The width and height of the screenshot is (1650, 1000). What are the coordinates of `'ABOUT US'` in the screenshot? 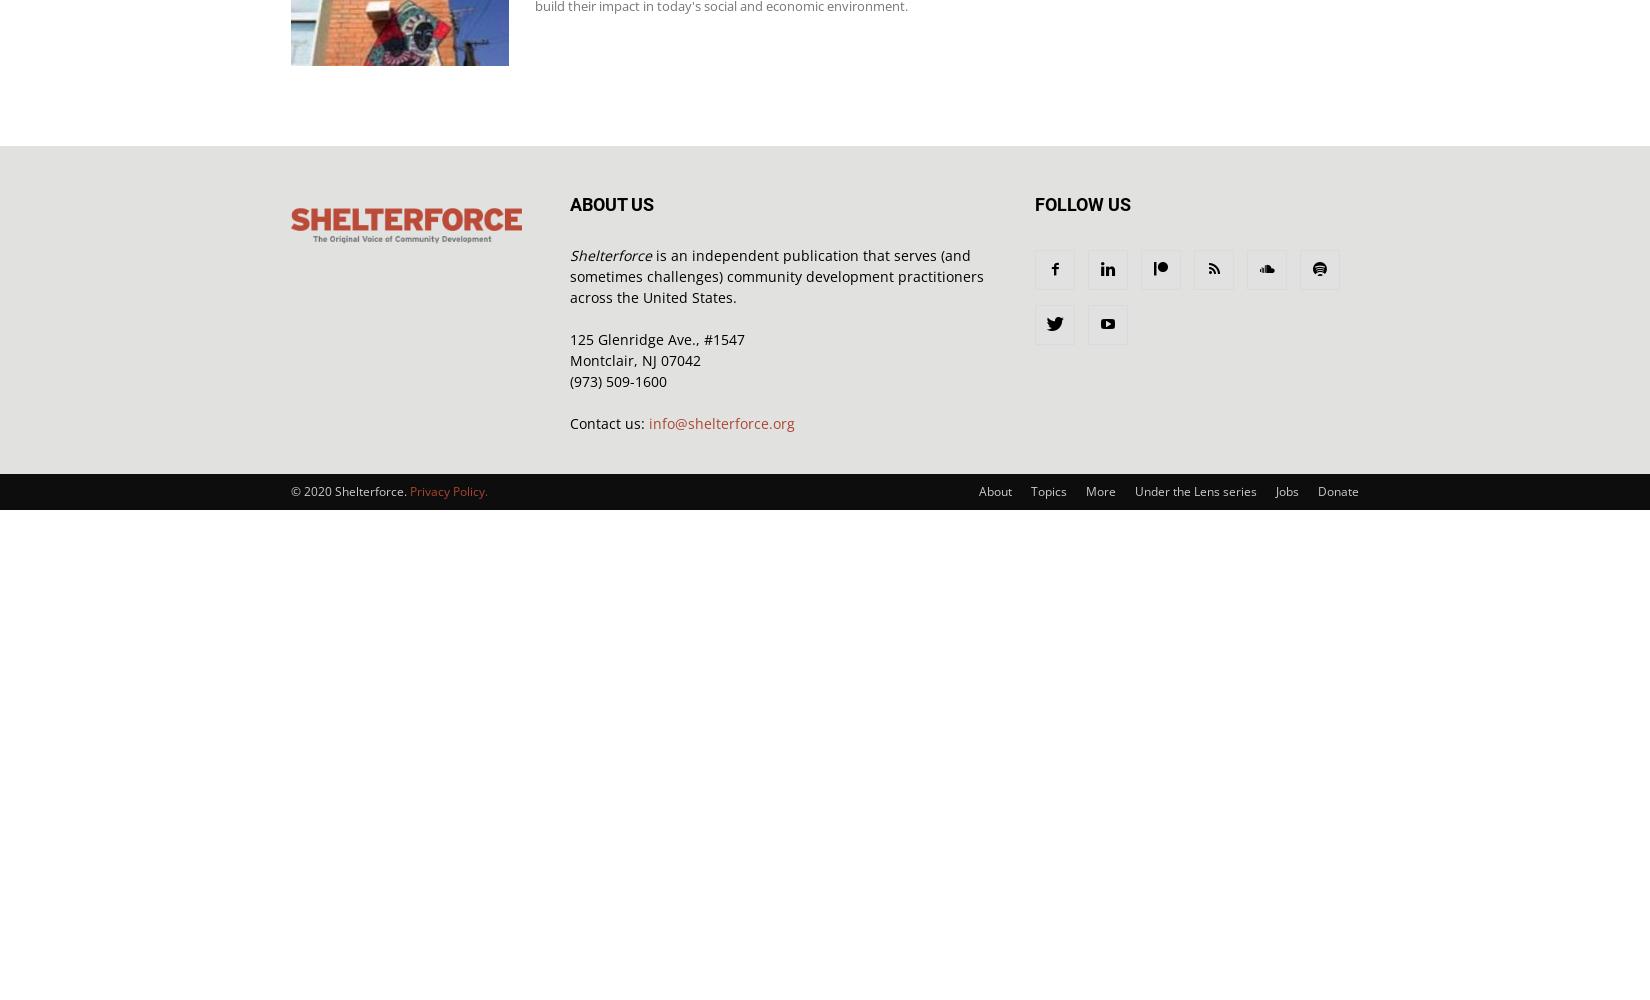 It's located at (610, 203).